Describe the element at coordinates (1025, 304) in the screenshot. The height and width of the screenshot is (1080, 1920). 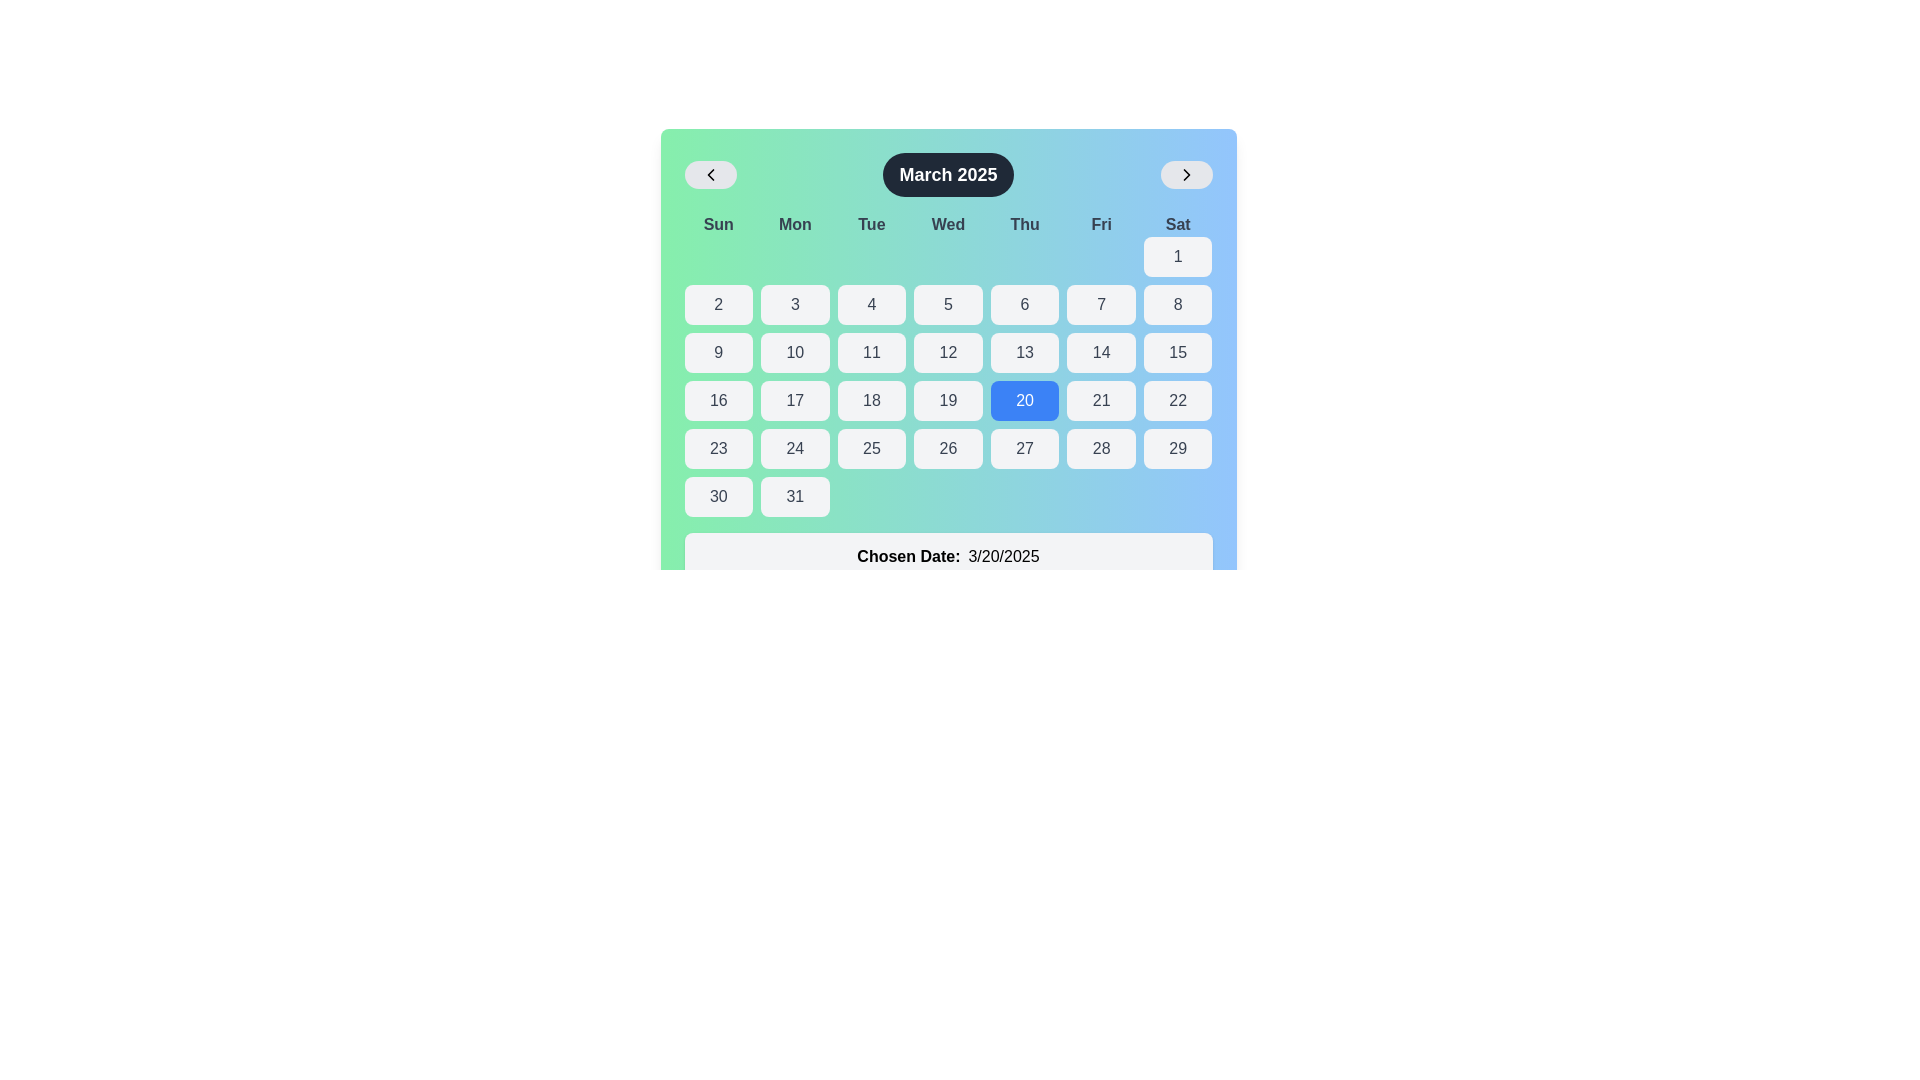
I see `the button representing the number '6' in the calendar grid layout` at that location.